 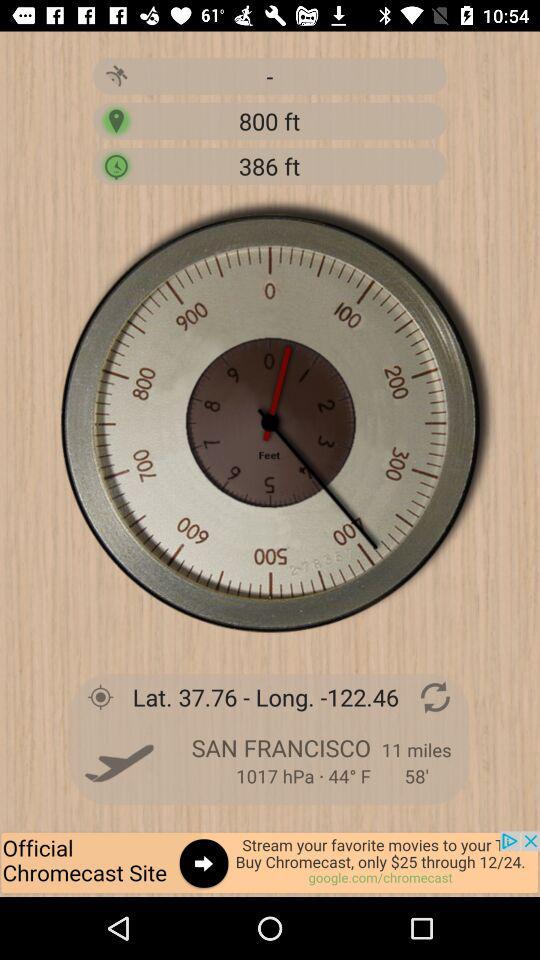 I want to click on the image above lat3776long12246, so click(x=270, y=422).